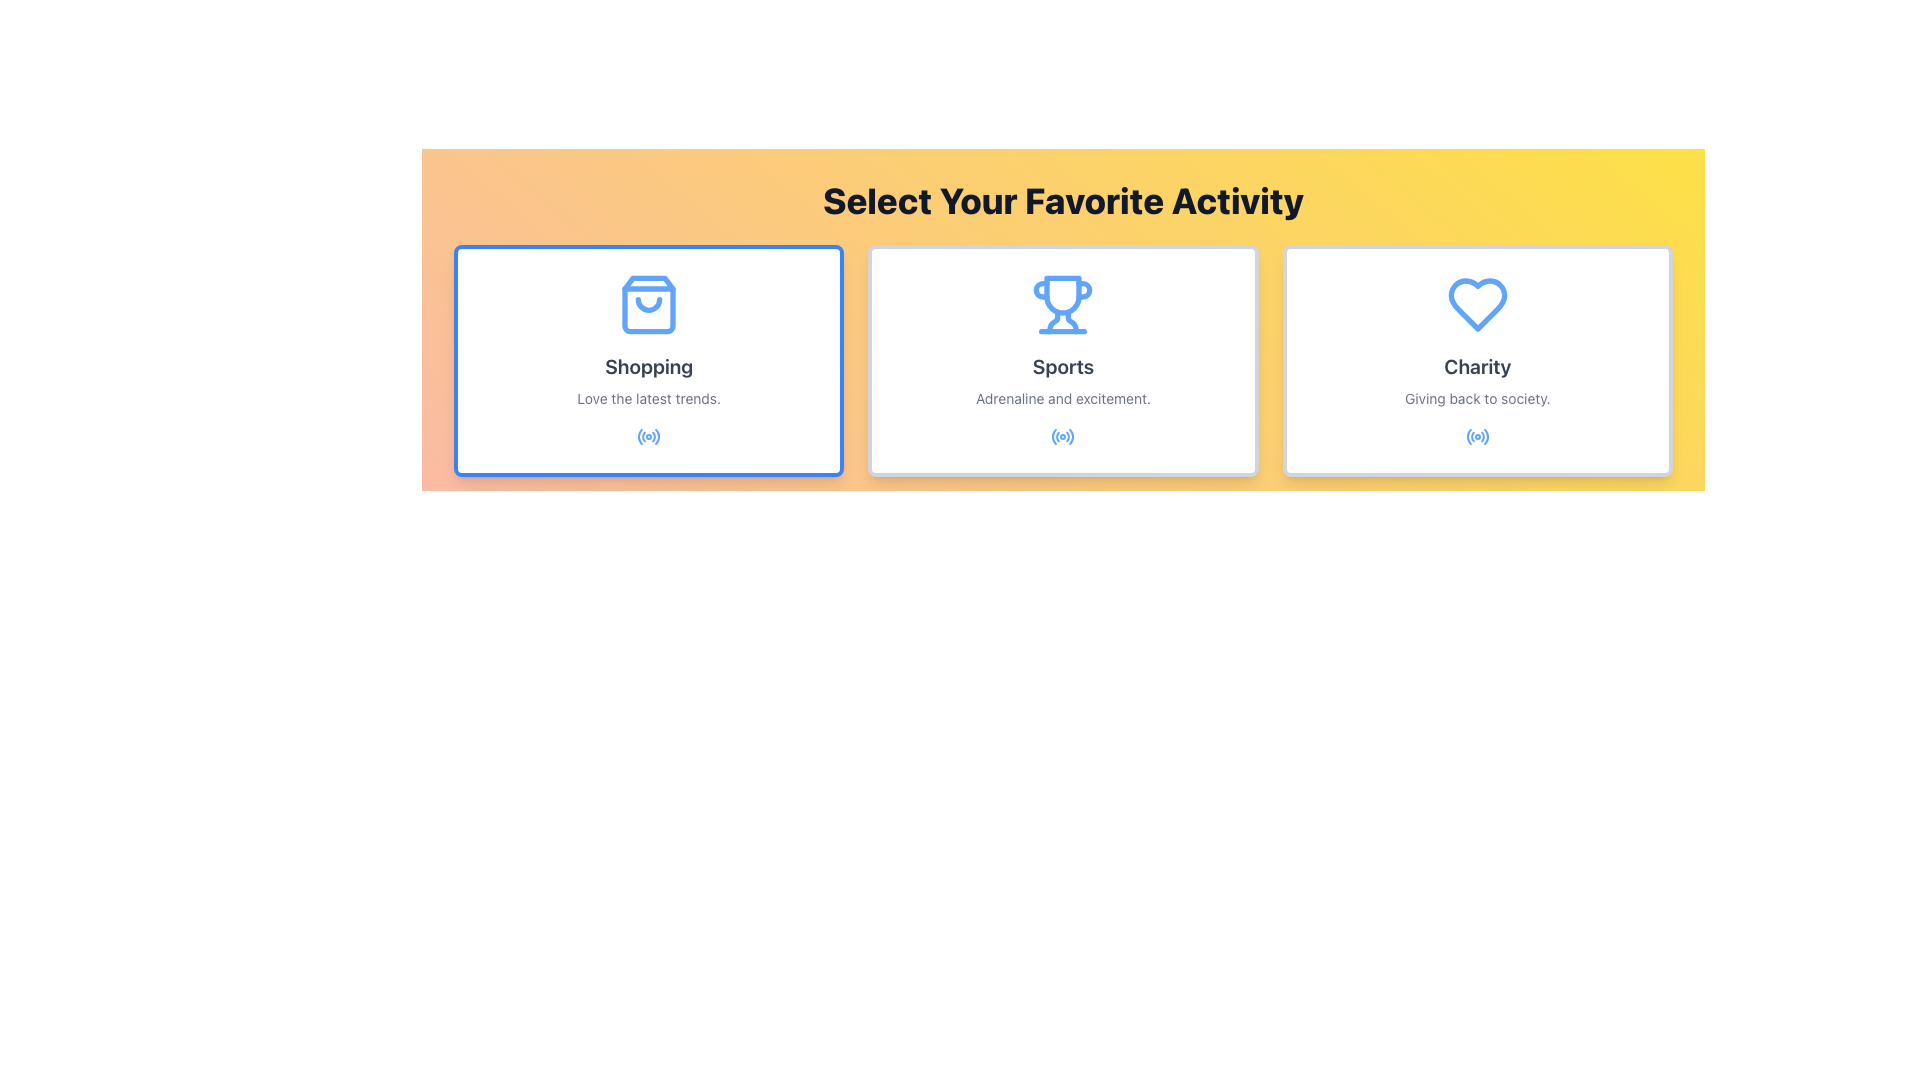  I want to click on the blue heart-shaped vector icon with a hollow interior, centered in the 'Charity' card, above the text 'Charity' and 'Giving back to society.', so click(1477, 304).